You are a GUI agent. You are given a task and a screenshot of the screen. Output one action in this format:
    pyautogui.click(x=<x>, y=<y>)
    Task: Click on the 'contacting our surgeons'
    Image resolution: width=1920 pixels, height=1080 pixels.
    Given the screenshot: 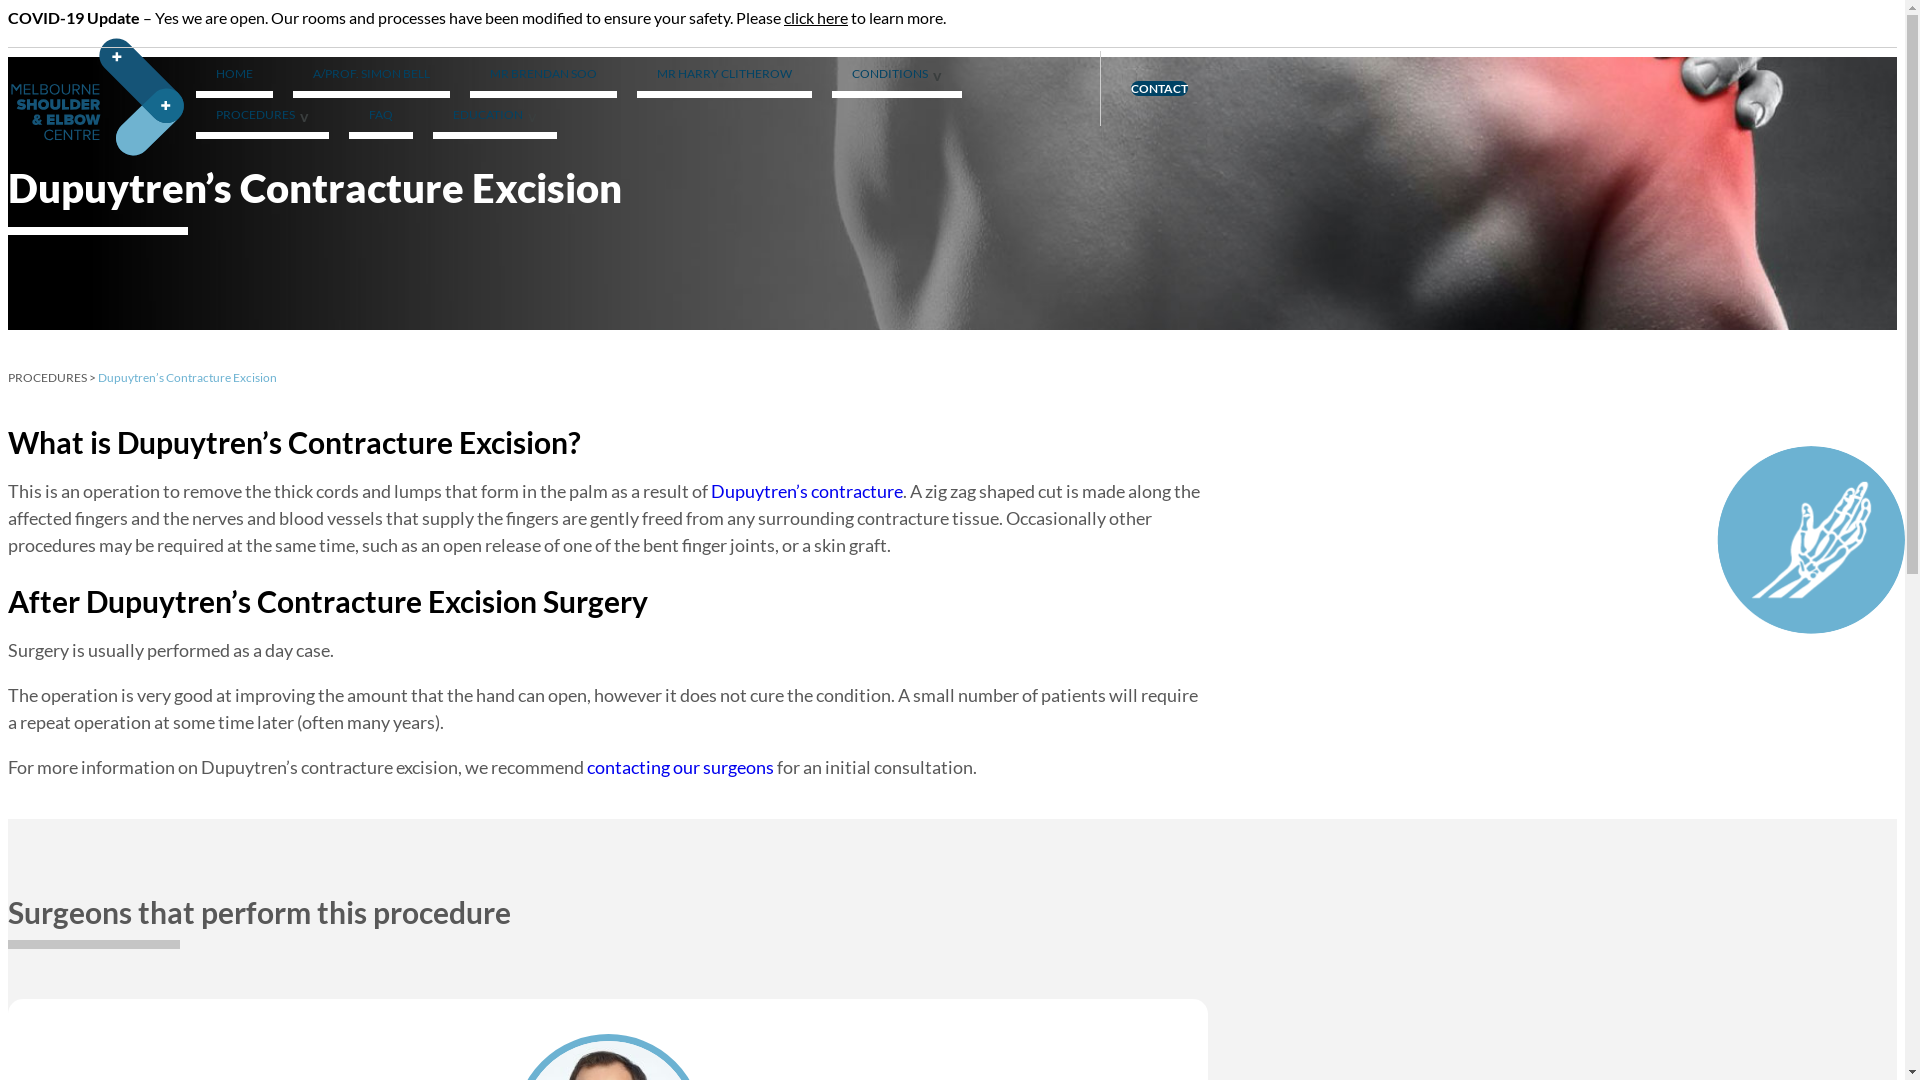 What is the action you would take?
    pyautogui.click(x=680, y=766)
    